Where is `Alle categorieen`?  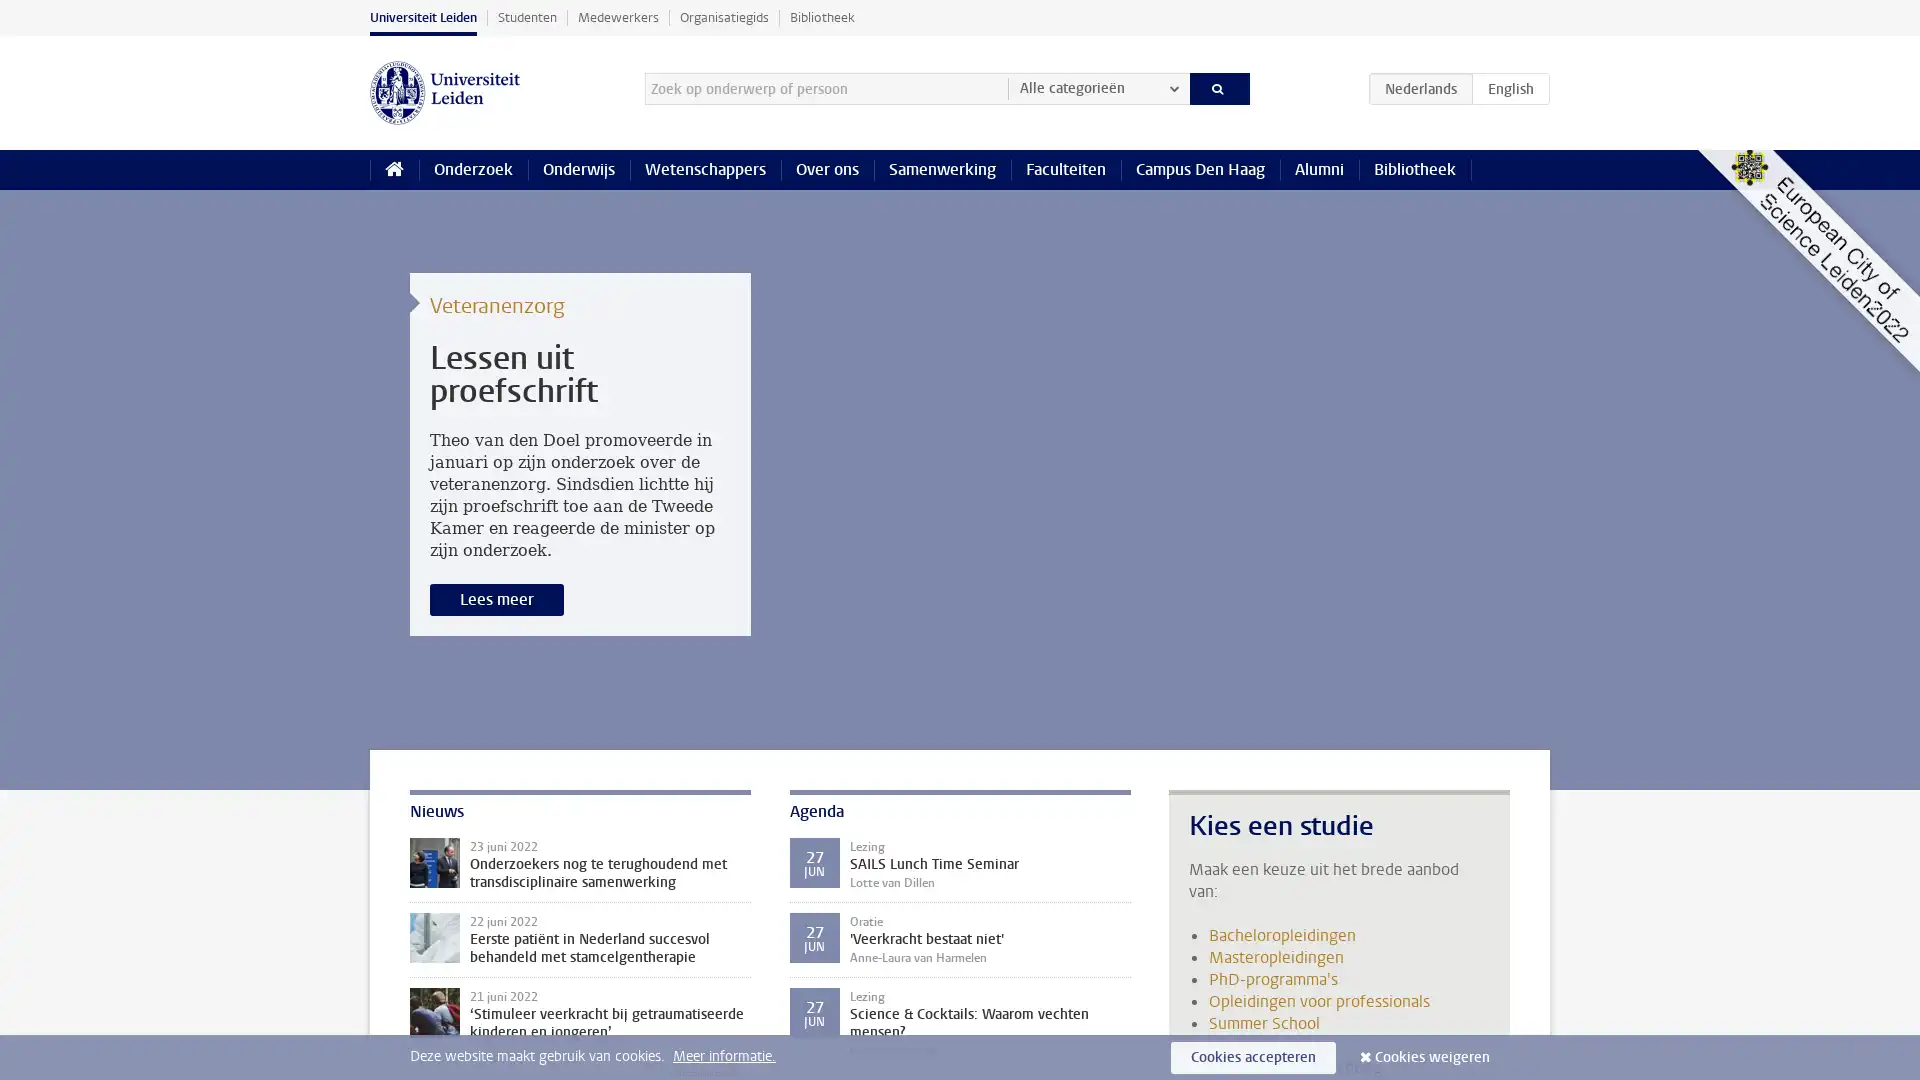
Alle categorieen is located at coordinates (1097, 87).